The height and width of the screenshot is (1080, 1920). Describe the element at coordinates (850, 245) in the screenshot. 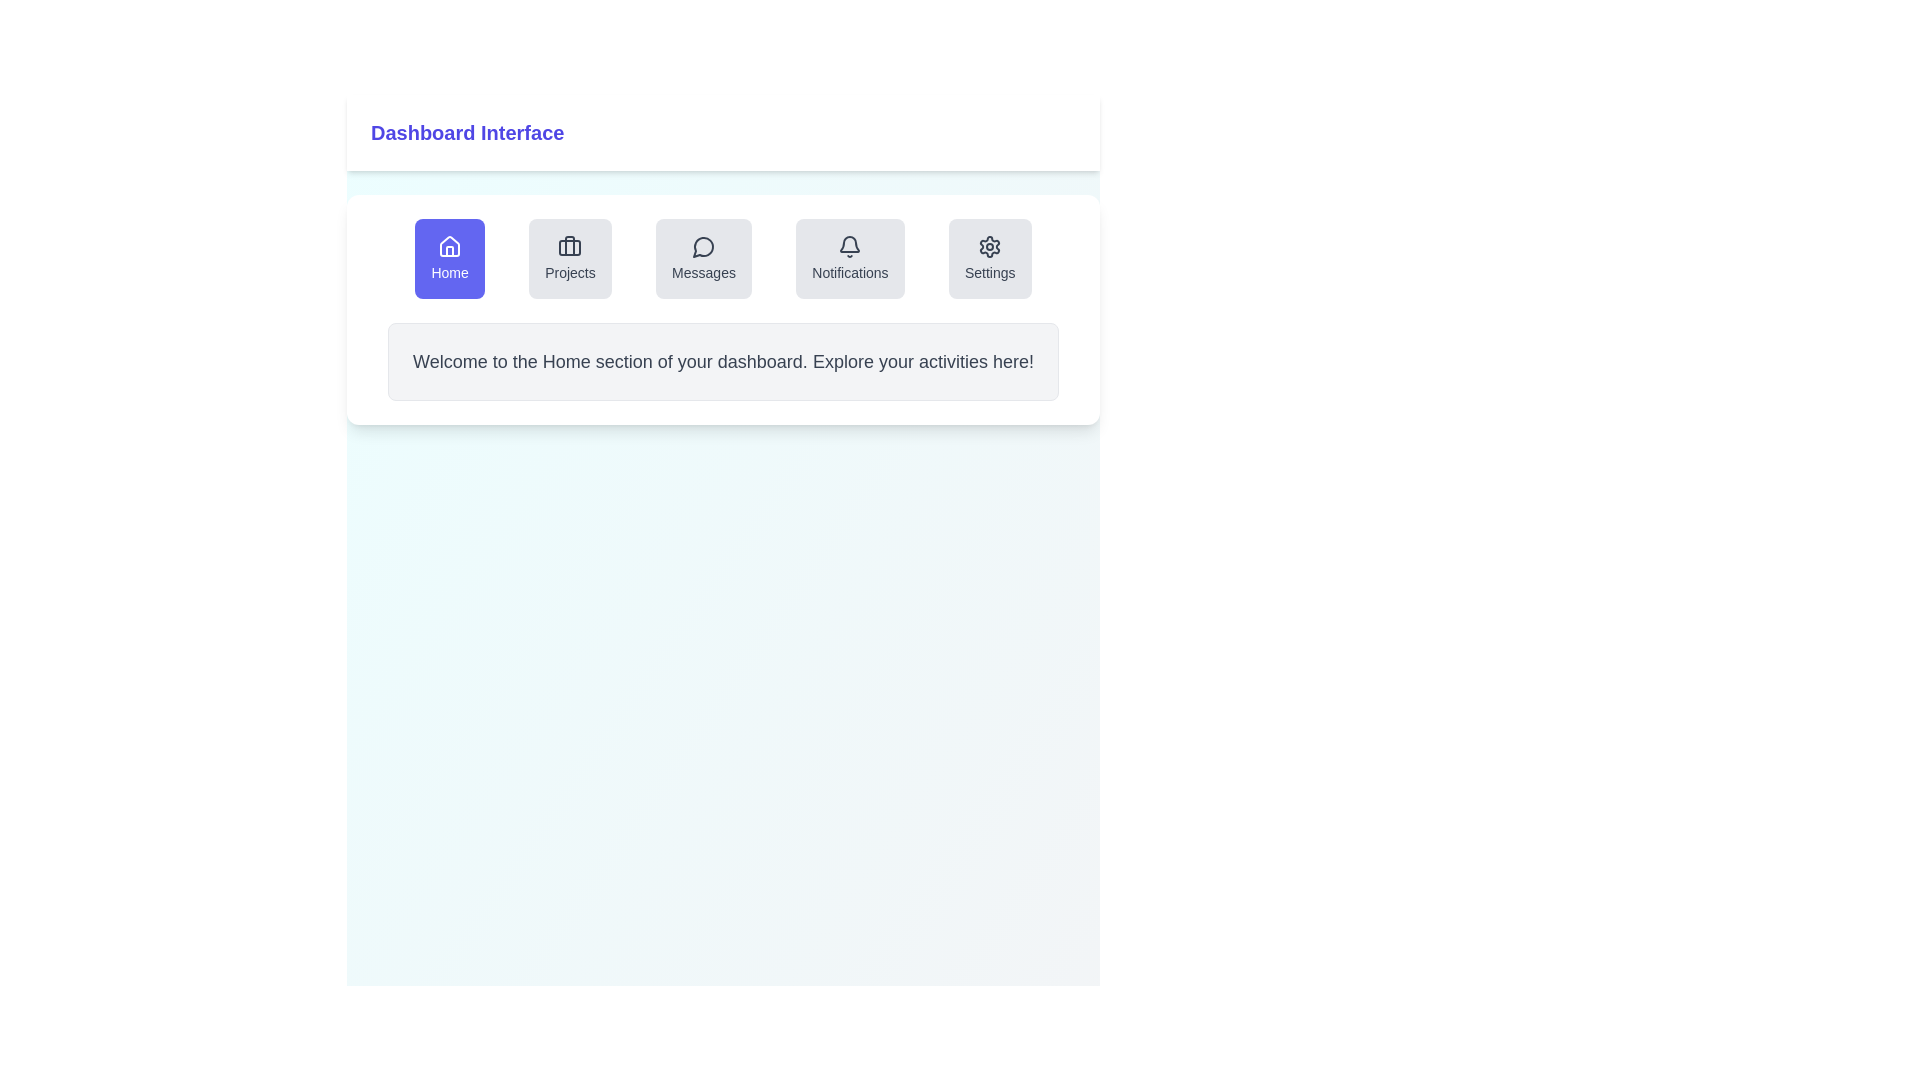

I see `the bell icon representing notifications` at that location.